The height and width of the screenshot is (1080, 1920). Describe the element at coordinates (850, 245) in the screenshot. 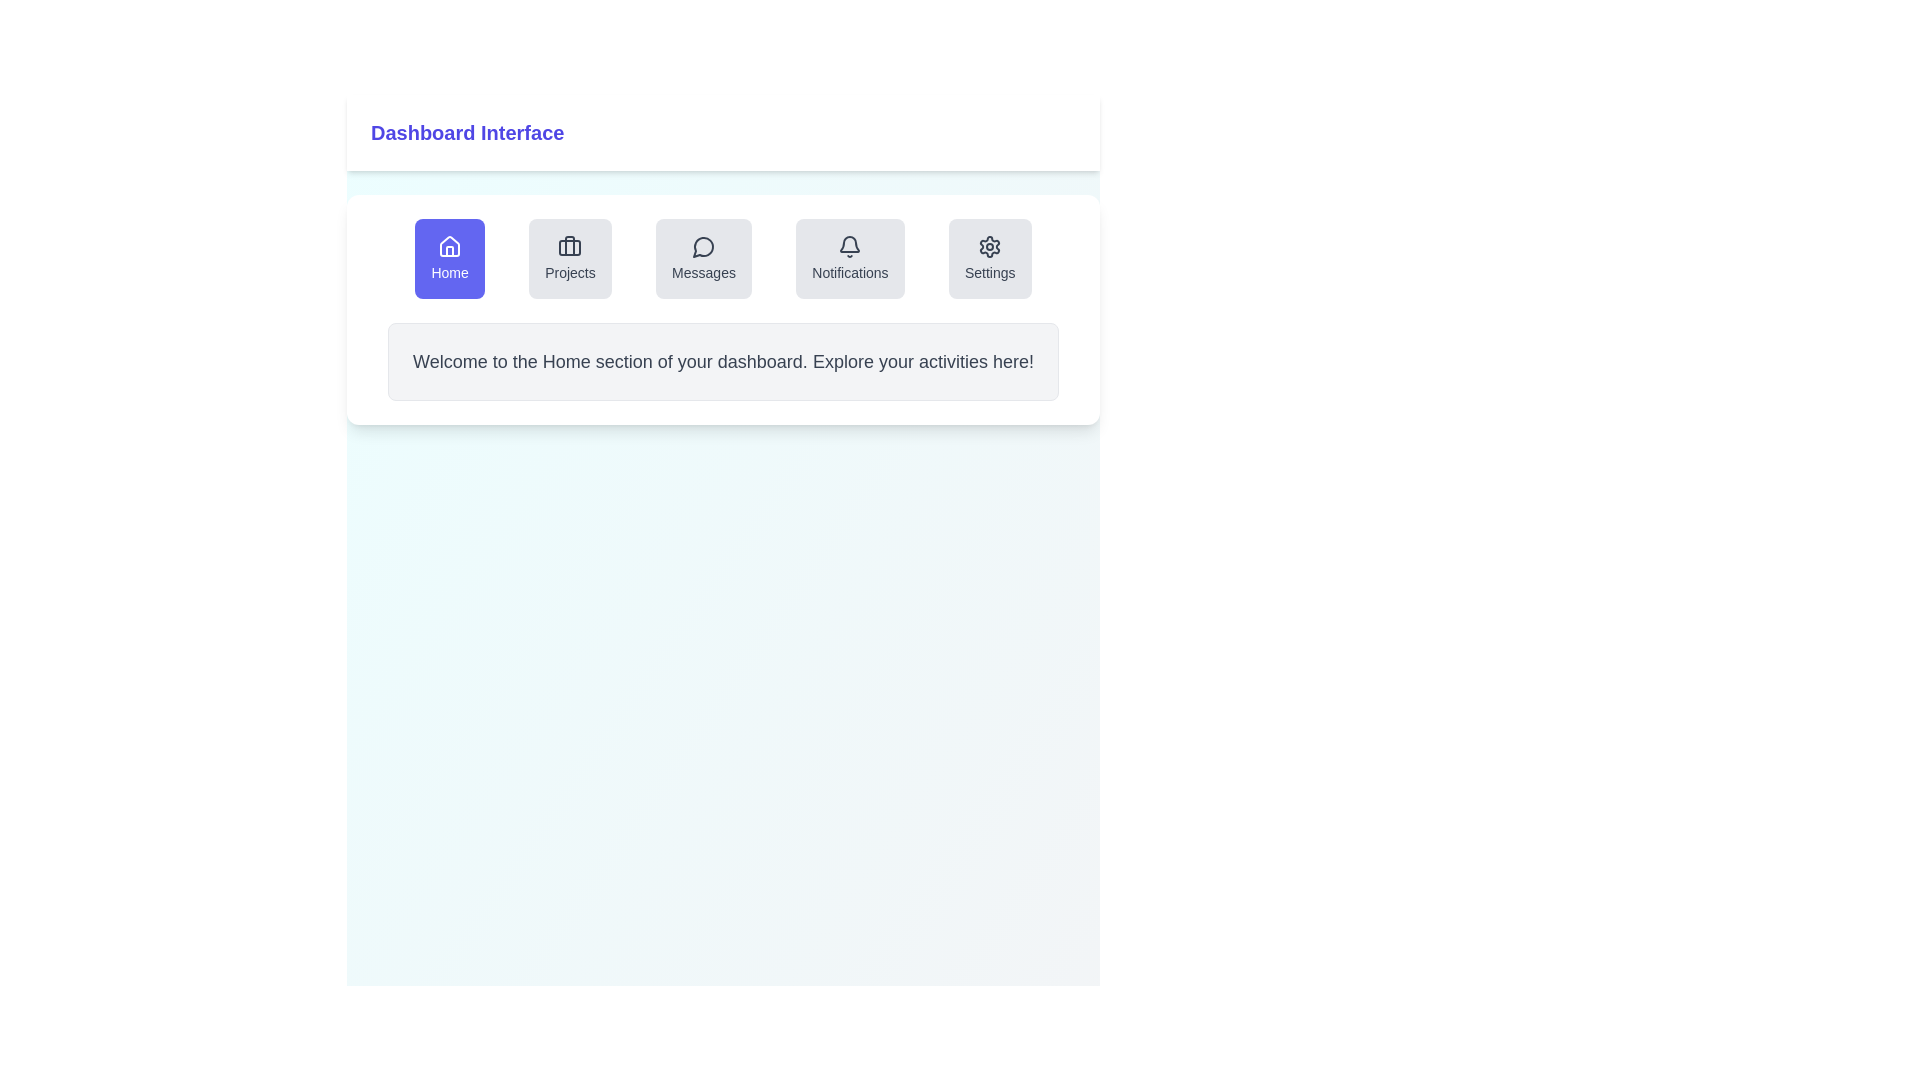

I see `the bell icon representing notifications` at that location.